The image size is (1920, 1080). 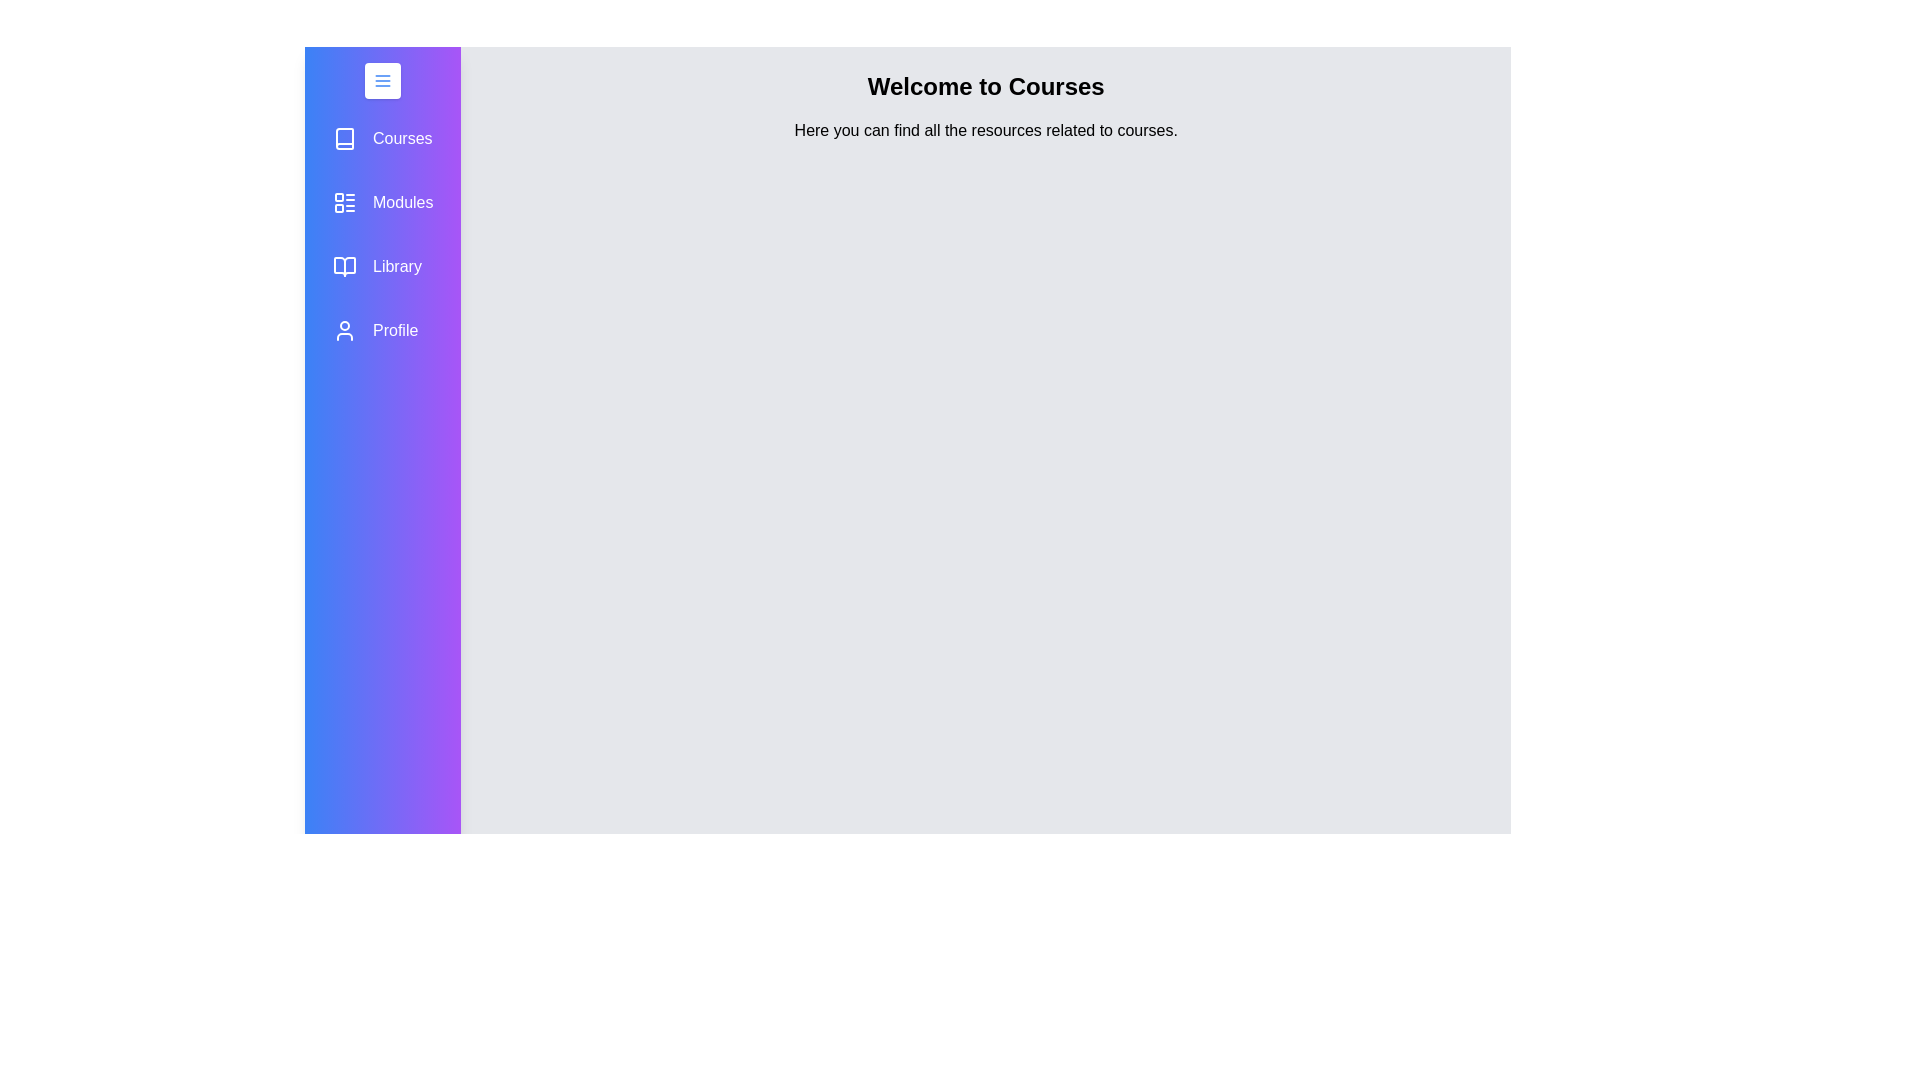 What do you see at coordinates (383, 203) in the screenshot?
I see `the Modules tab from the available options` at bounding box center [383, 203].